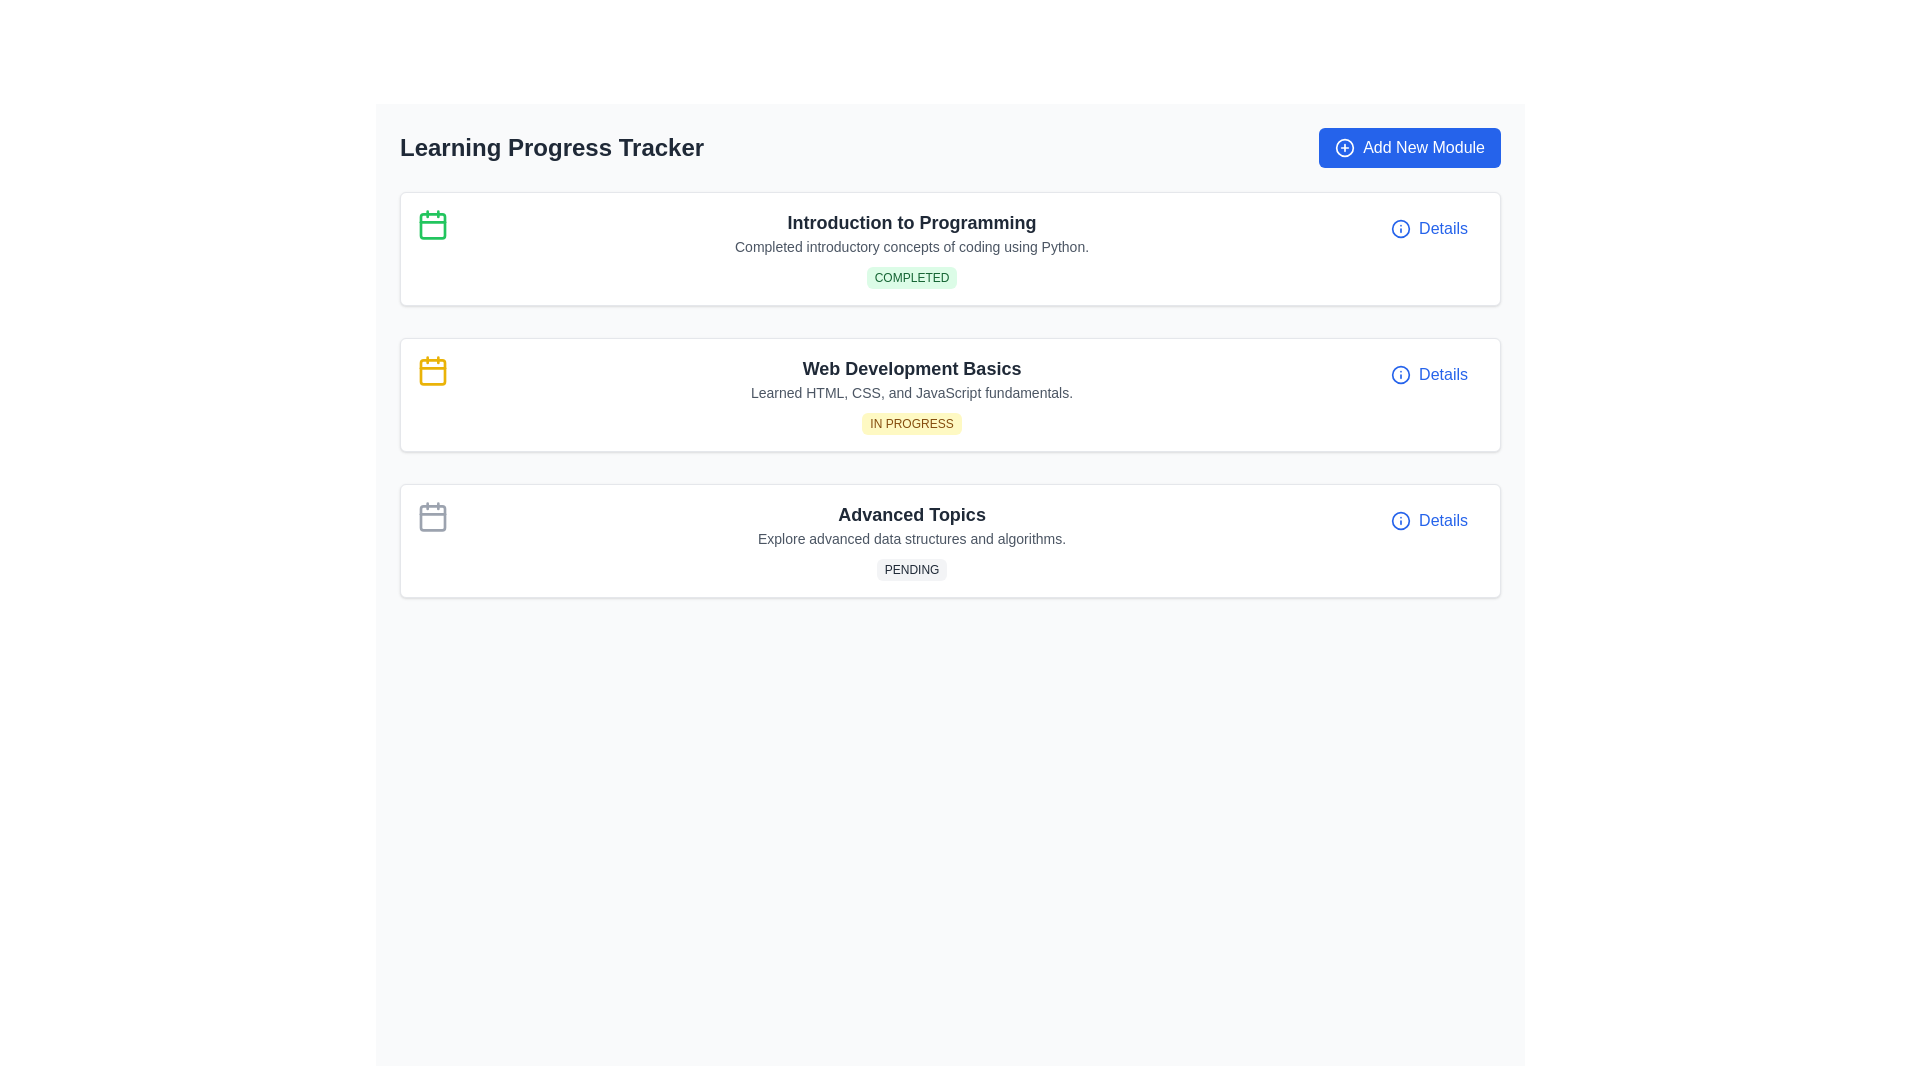 The height and width of the screenshot is (1080, 1920). What do you see at coordinates (431, 225) in the screenshot?
I see `the small rectangular SVG element with rounded corners inside the green calendar icon, which represents completion in the 'Introduction to Programming' module of the 'Learning Progress Tracker'` at bounding box center [431, 225].